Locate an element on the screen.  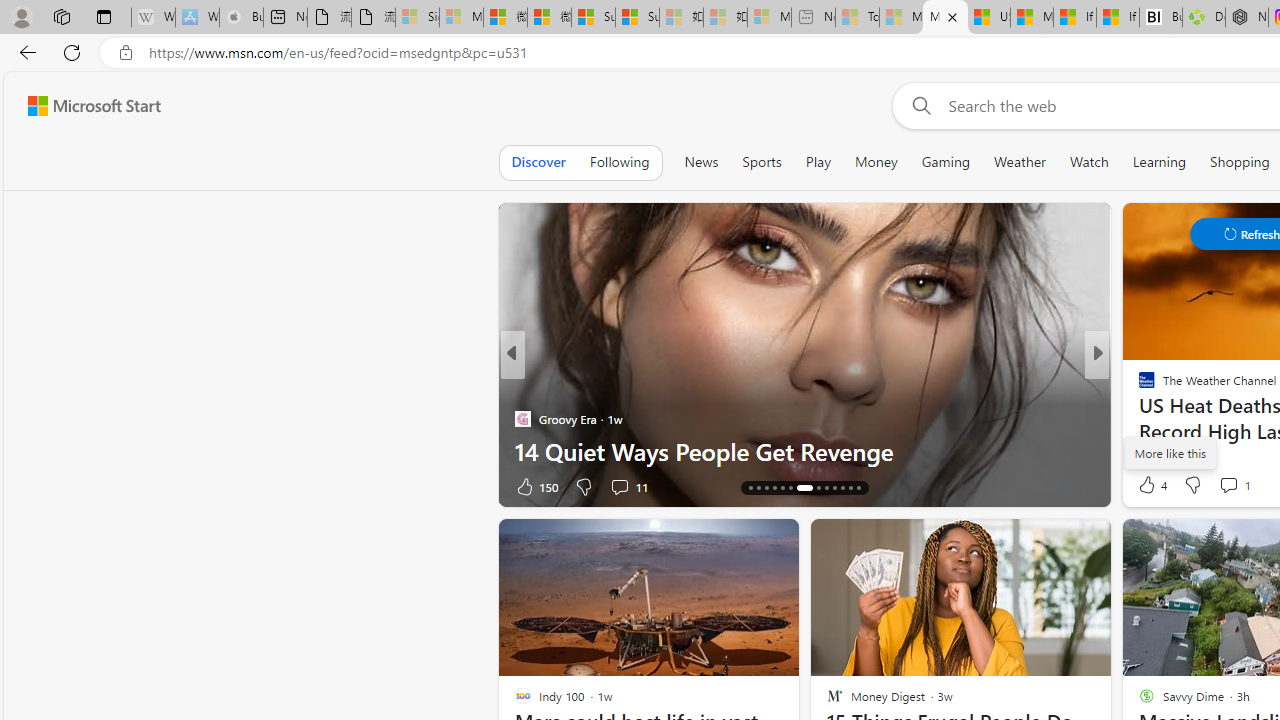
'View comments 11 Comment' is located at coordinates (618, 486).